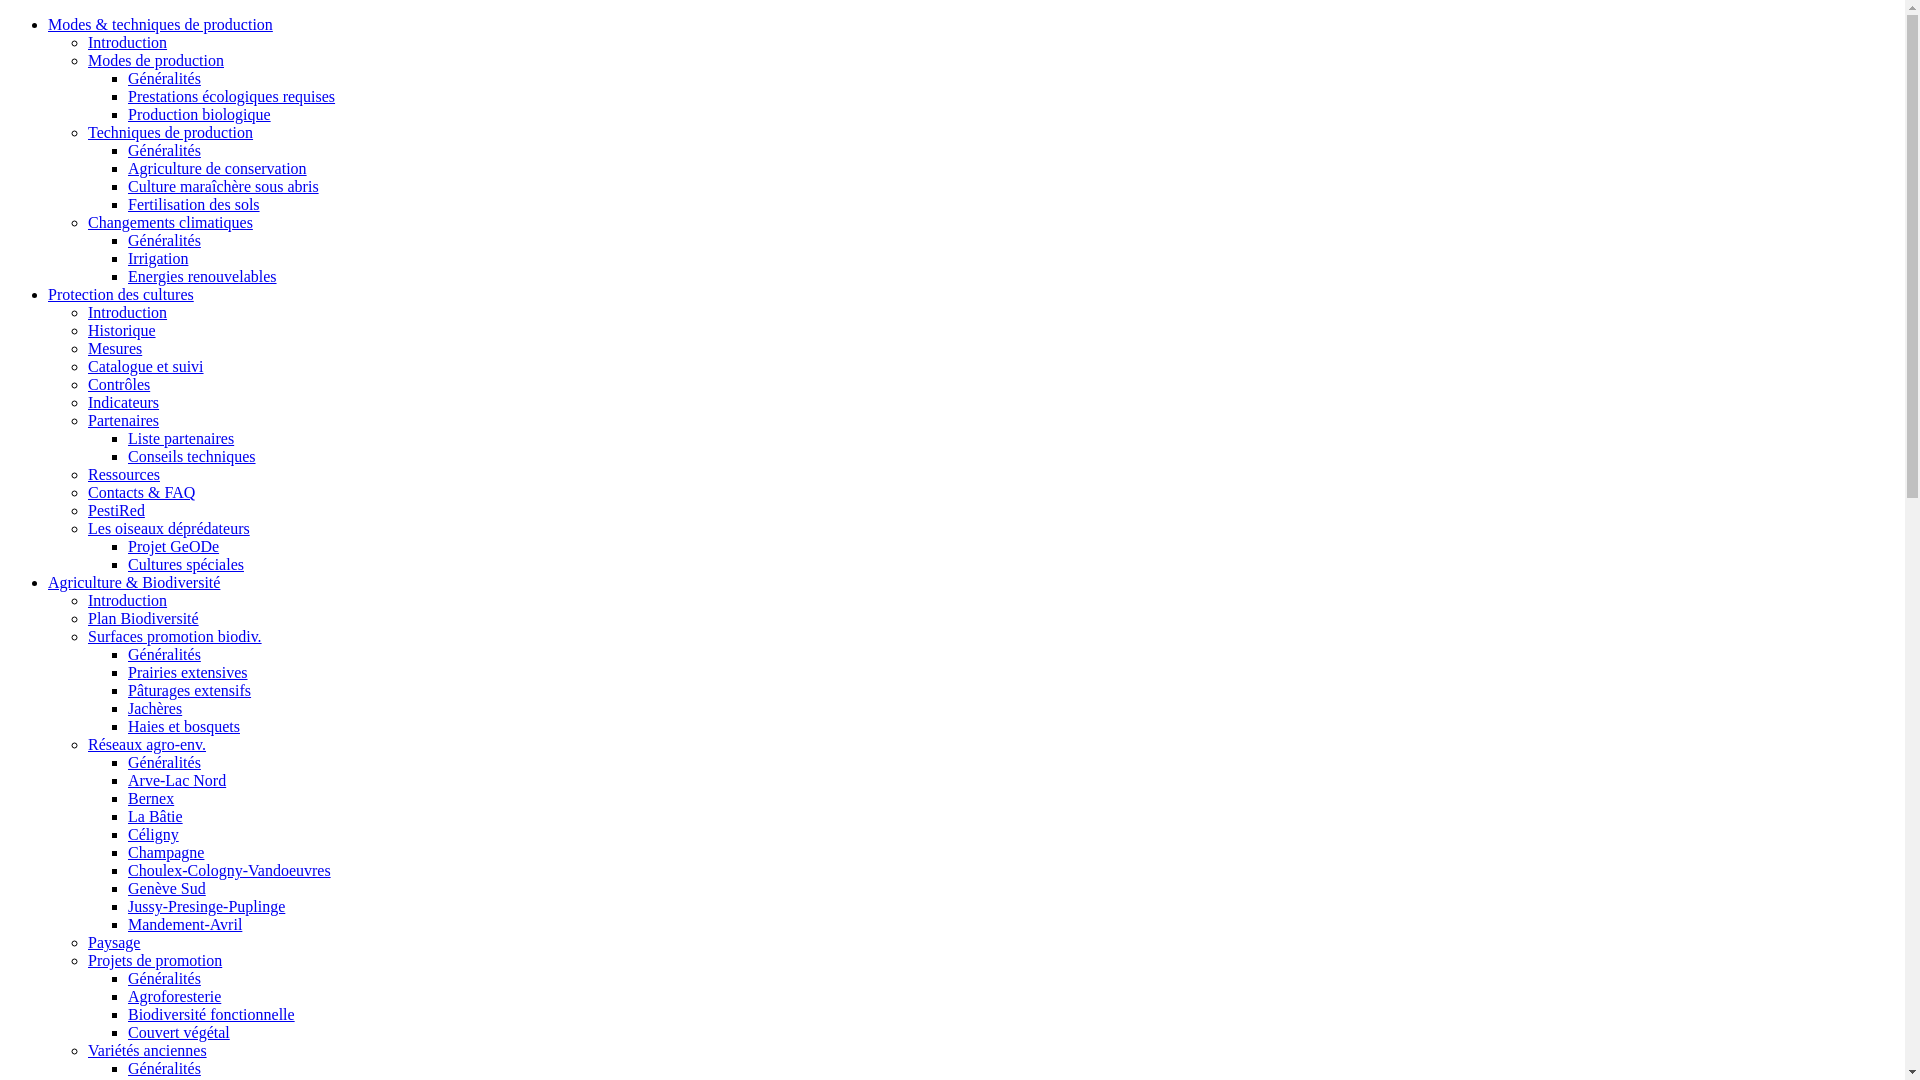 This screenshot has width=1920, height=1080. I want to click on 'Jussy-Presinge-Puplinge', so click(206, 906).